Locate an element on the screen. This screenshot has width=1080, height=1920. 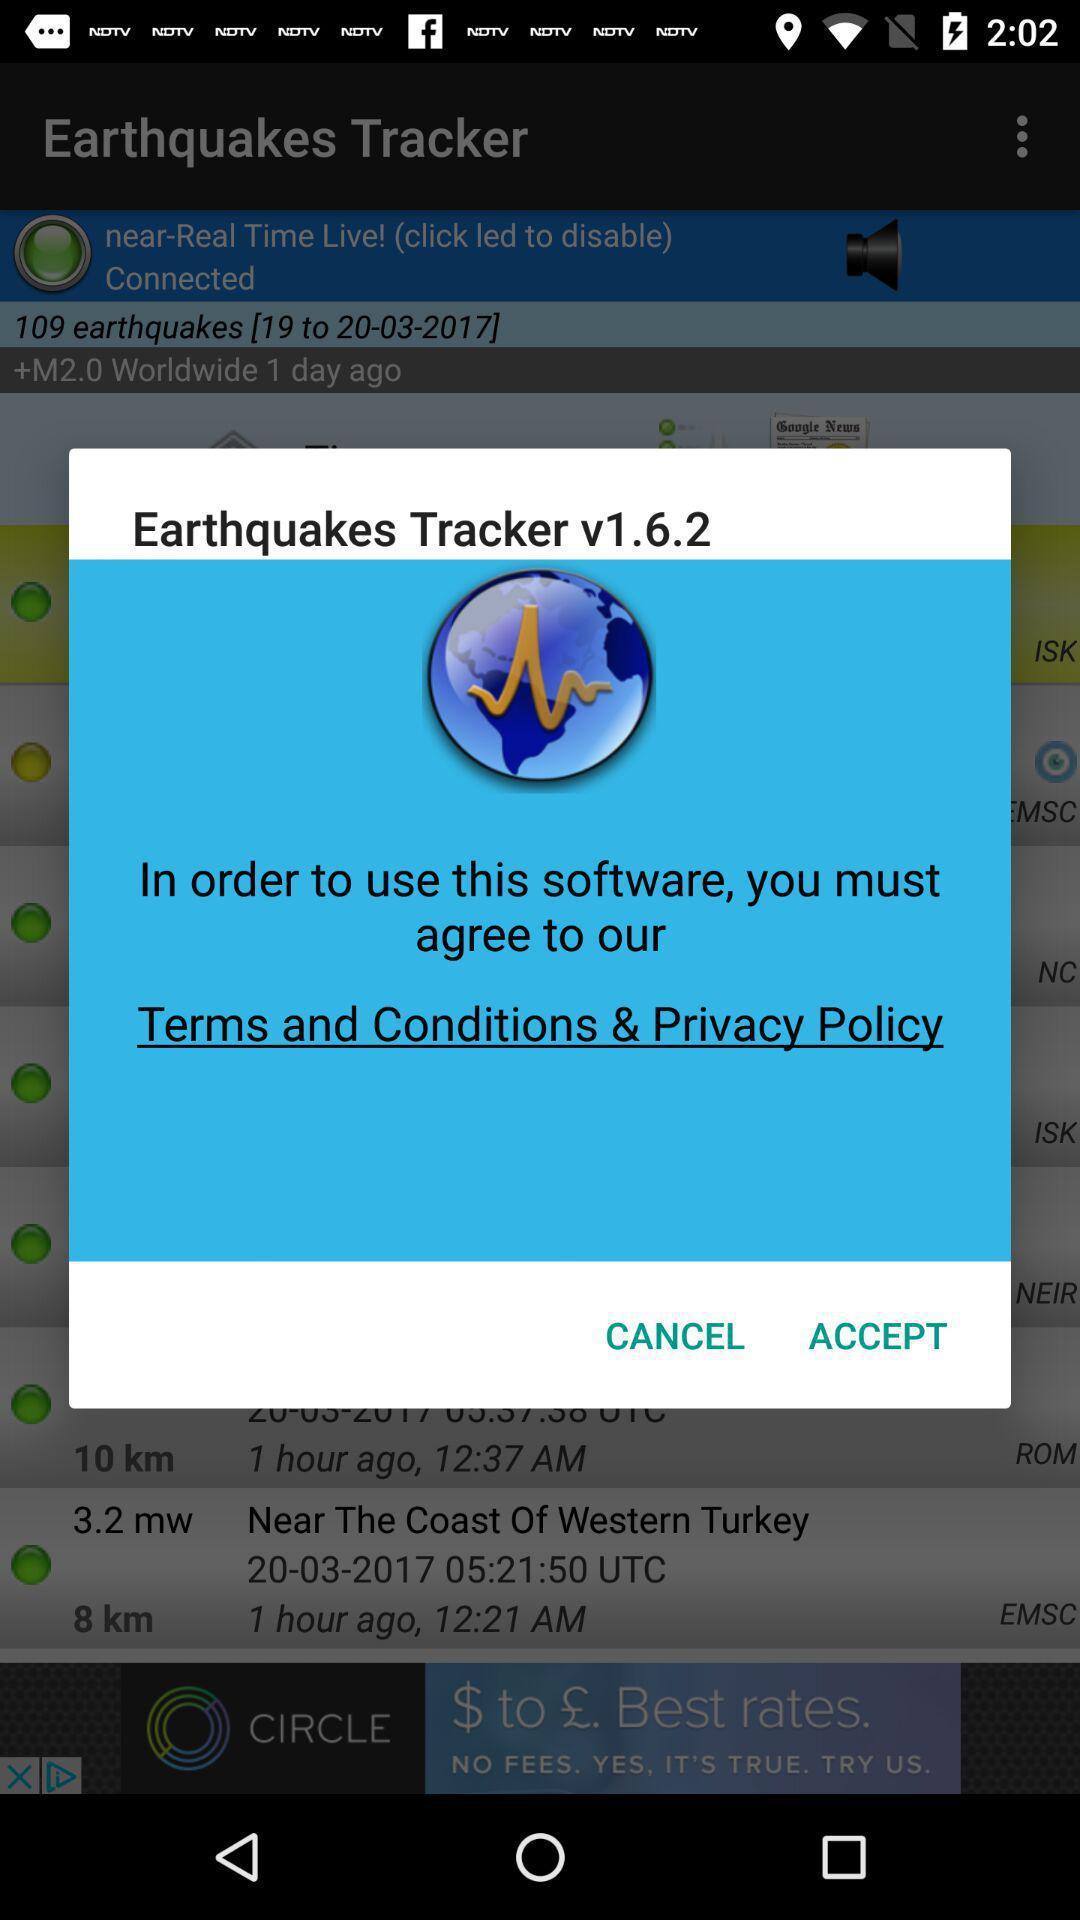
accept icon is located at coordinates (877, 1334).